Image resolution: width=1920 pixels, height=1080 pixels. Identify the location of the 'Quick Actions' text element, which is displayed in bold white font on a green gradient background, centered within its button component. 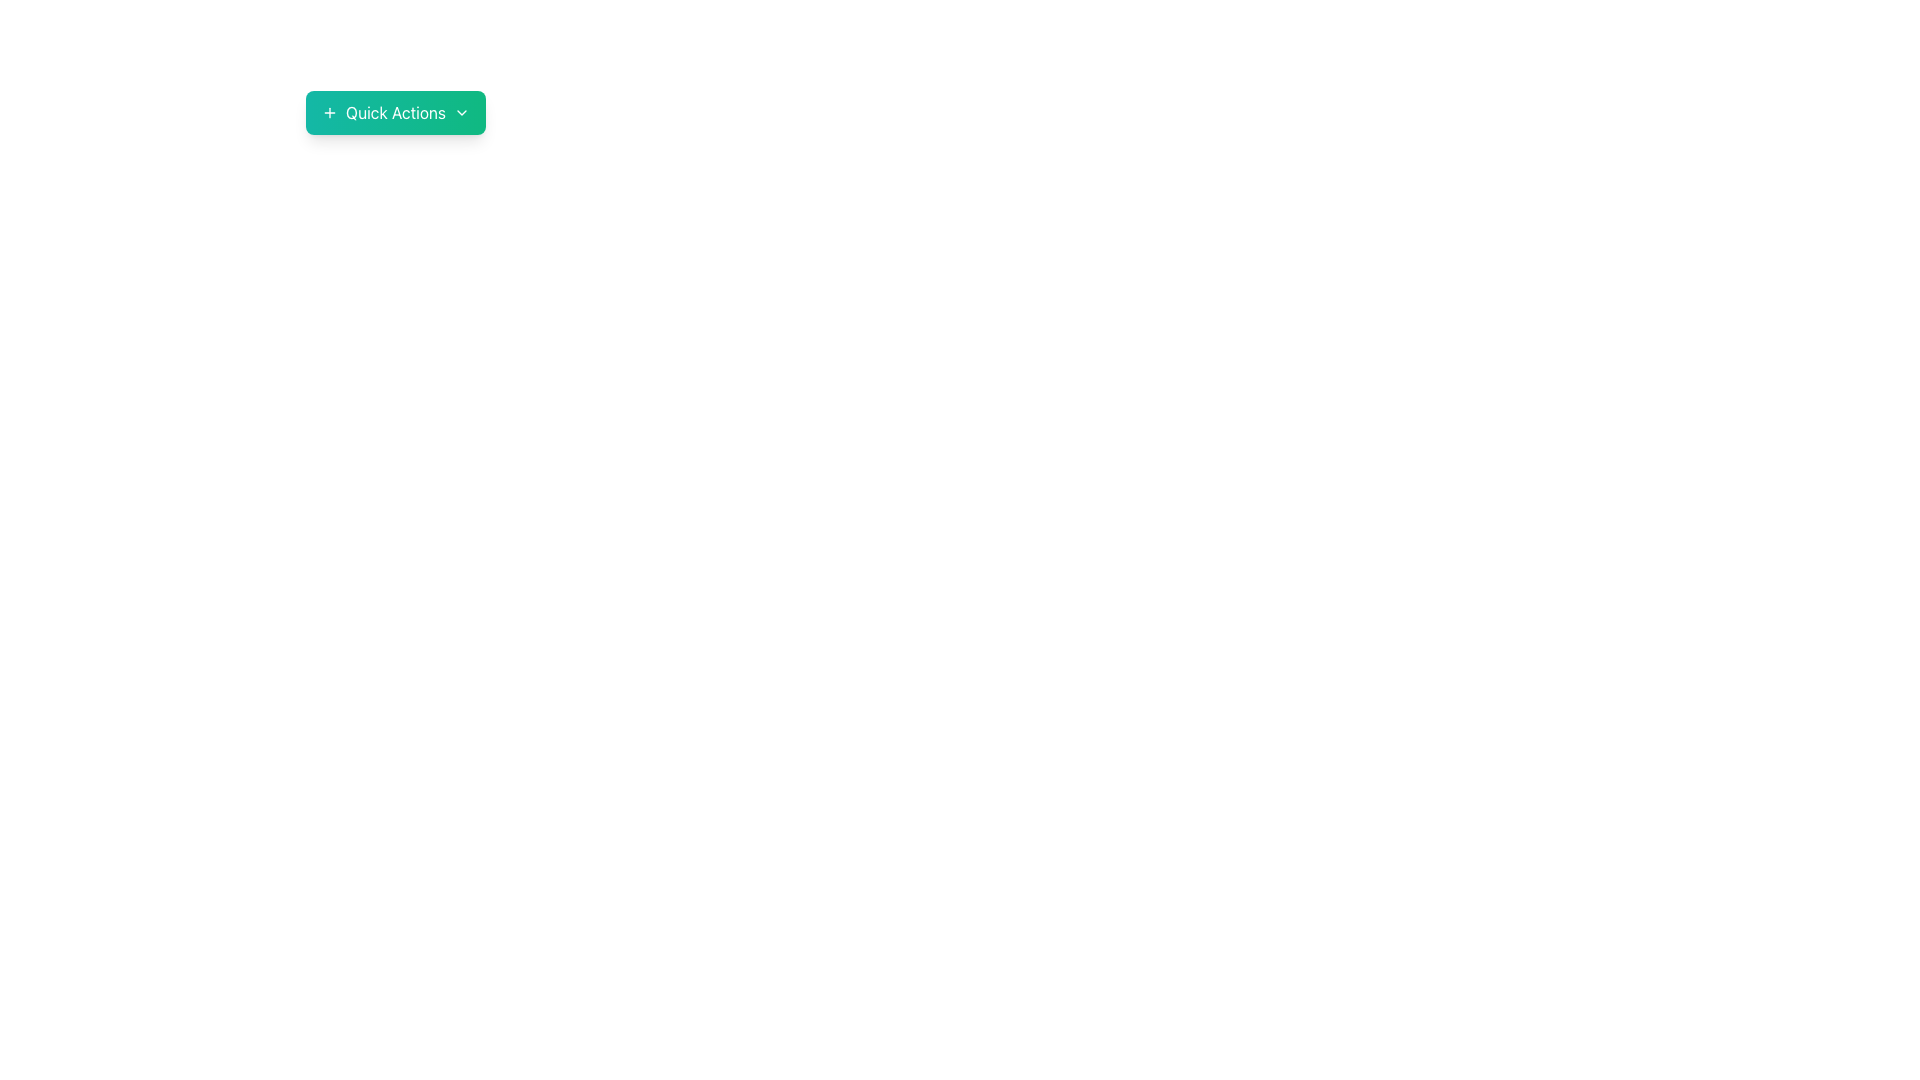
(396, 112).